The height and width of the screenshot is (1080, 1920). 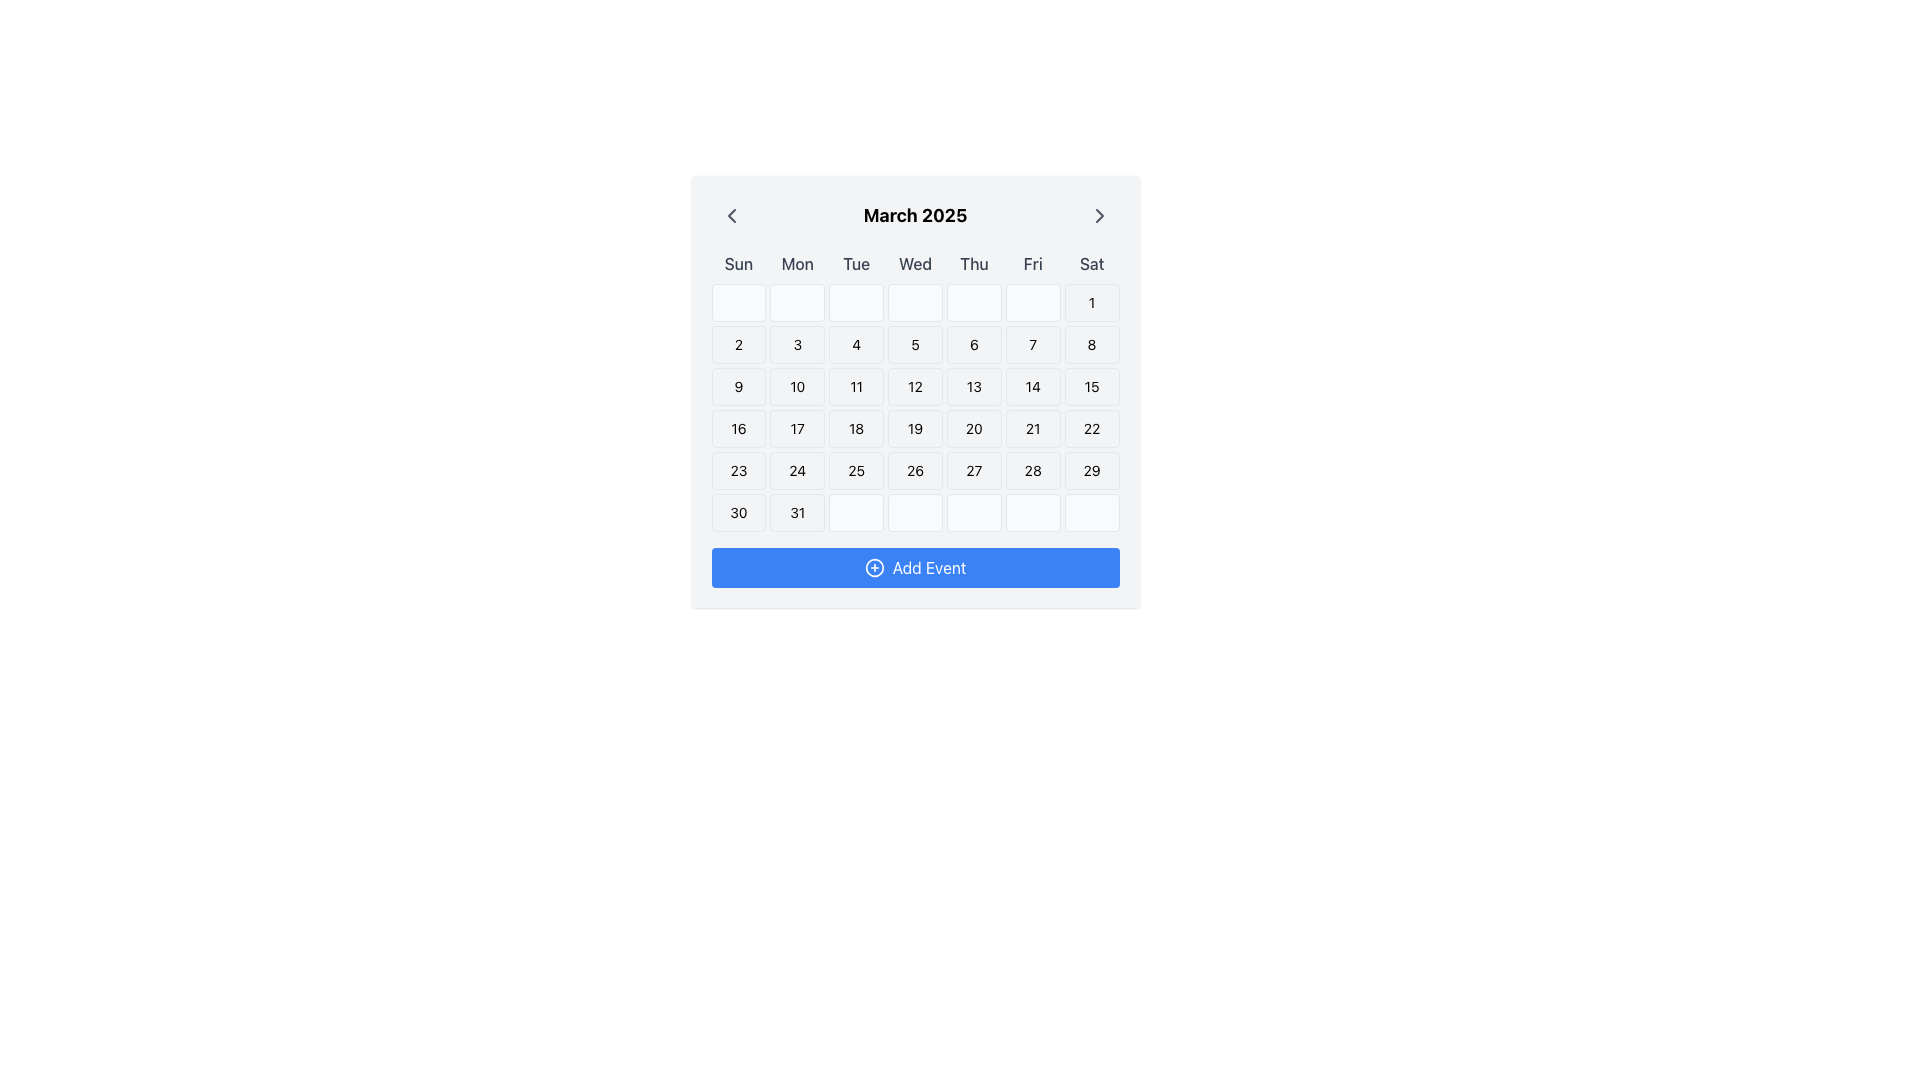 What do you see at coordinates (914, 343) in the screenshot?
I see `the calendar day button displaying the number '5'` at bounding box center [914, 343].